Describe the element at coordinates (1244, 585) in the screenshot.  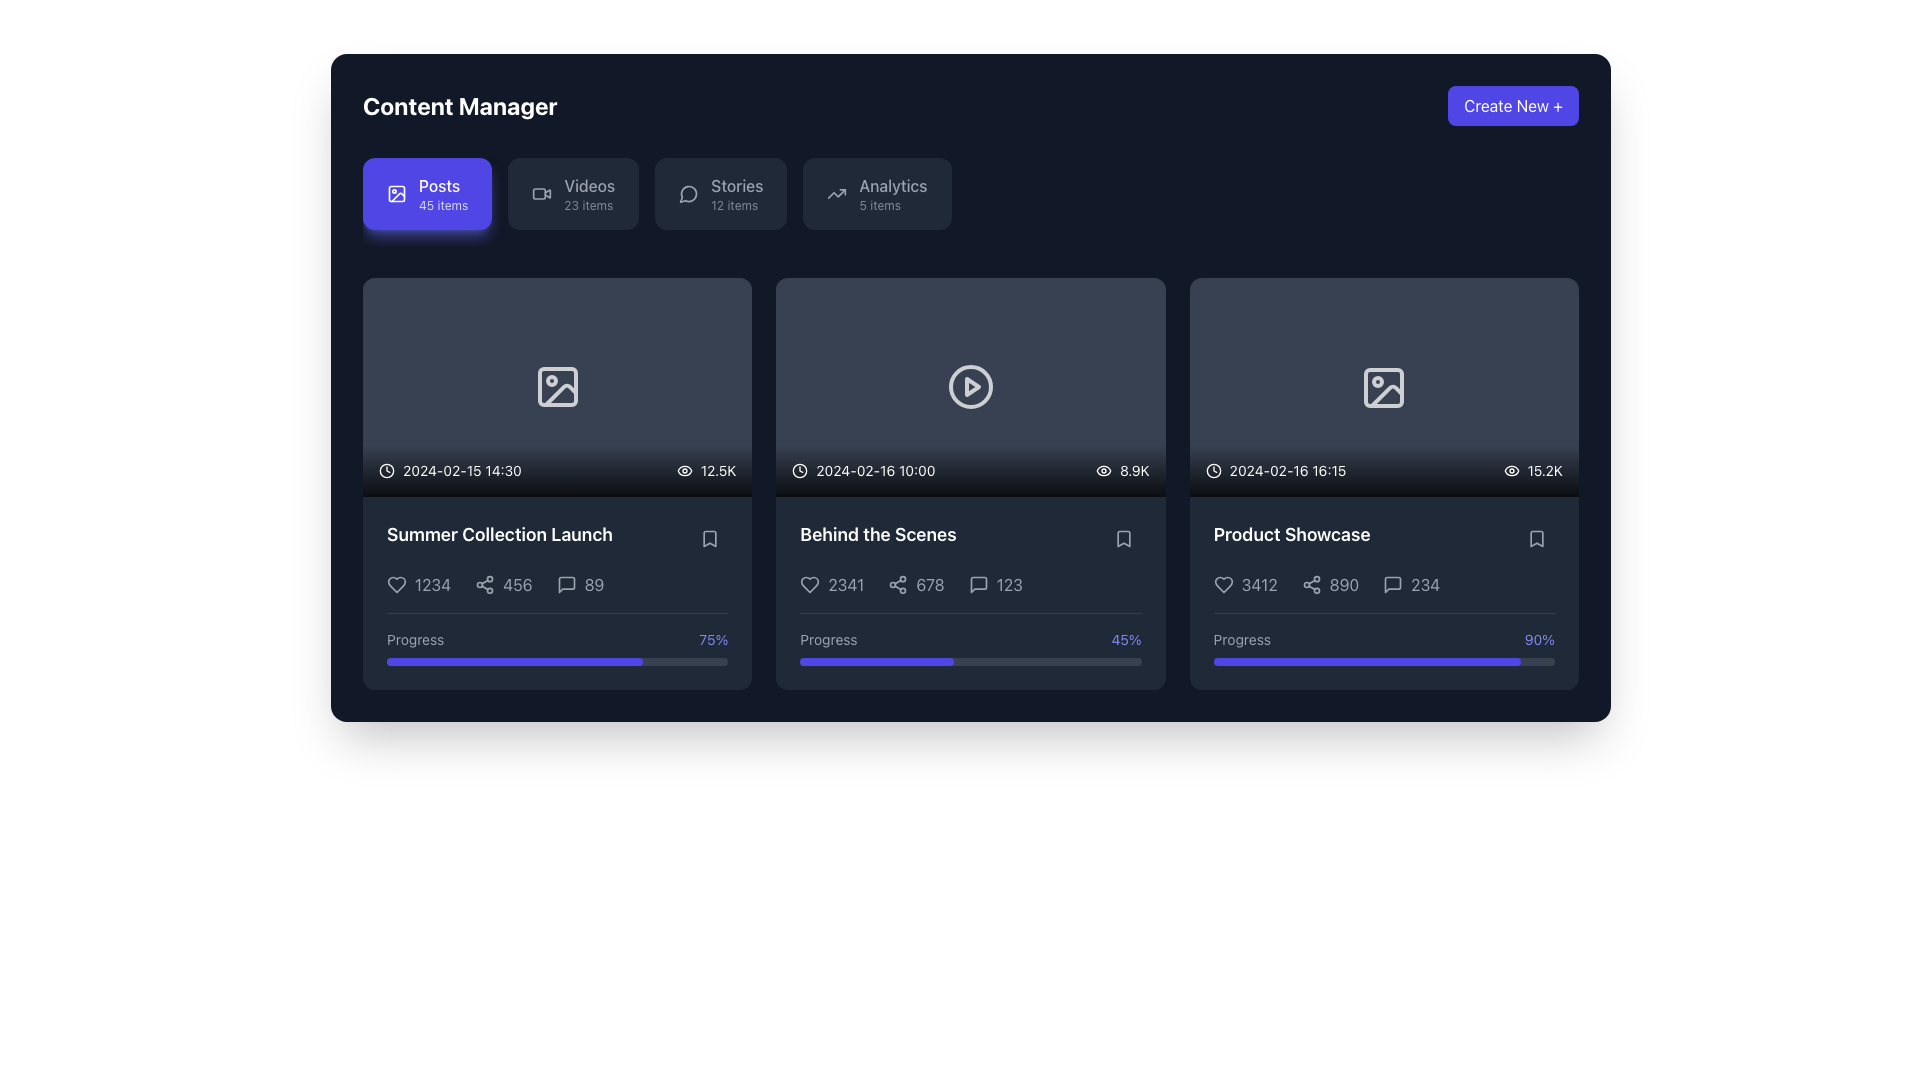
I see `the numeric text '3412' styled in light gray color, which is accompanied by a heart icon on the third card in the Product Showcase section` at that location.